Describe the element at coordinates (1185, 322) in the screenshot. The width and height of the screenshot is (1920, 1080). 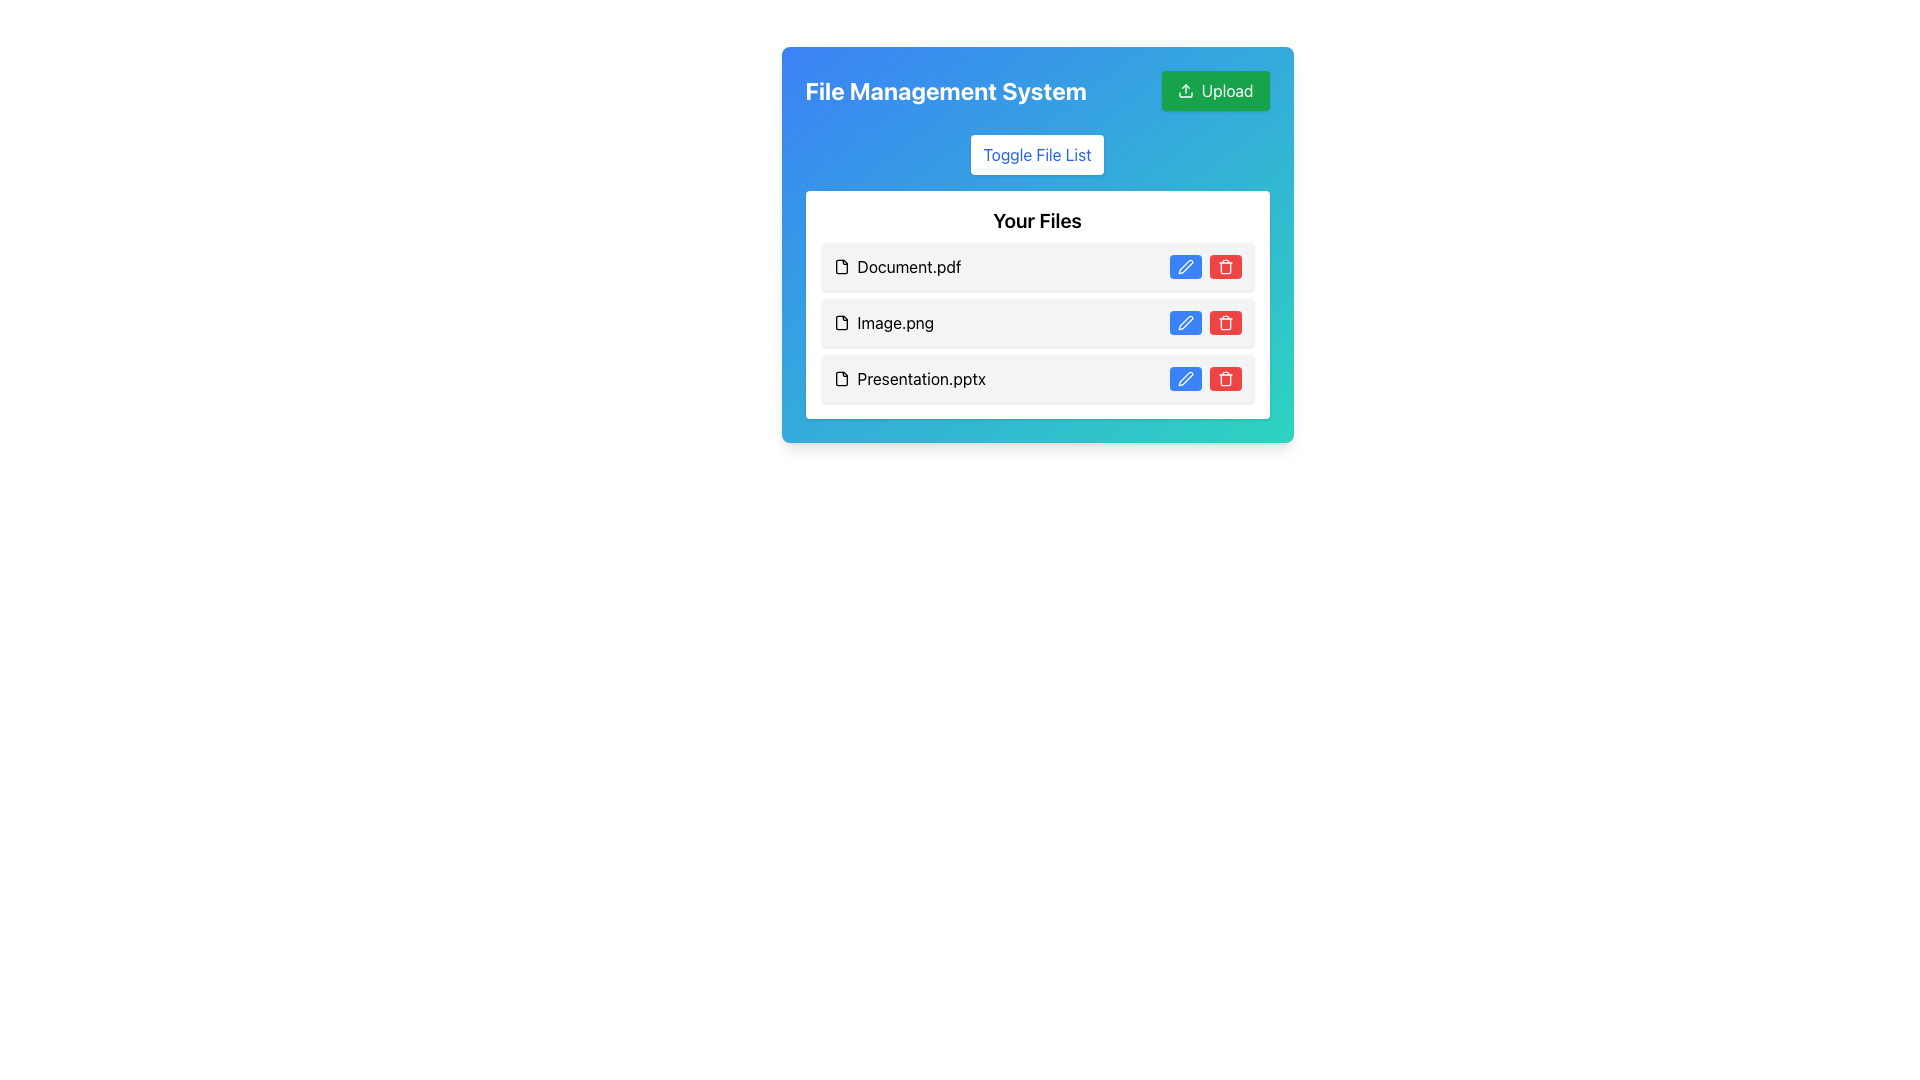
I see `the pen icon inside the blue button adjacent to the 'Image.png' file name` at that location.